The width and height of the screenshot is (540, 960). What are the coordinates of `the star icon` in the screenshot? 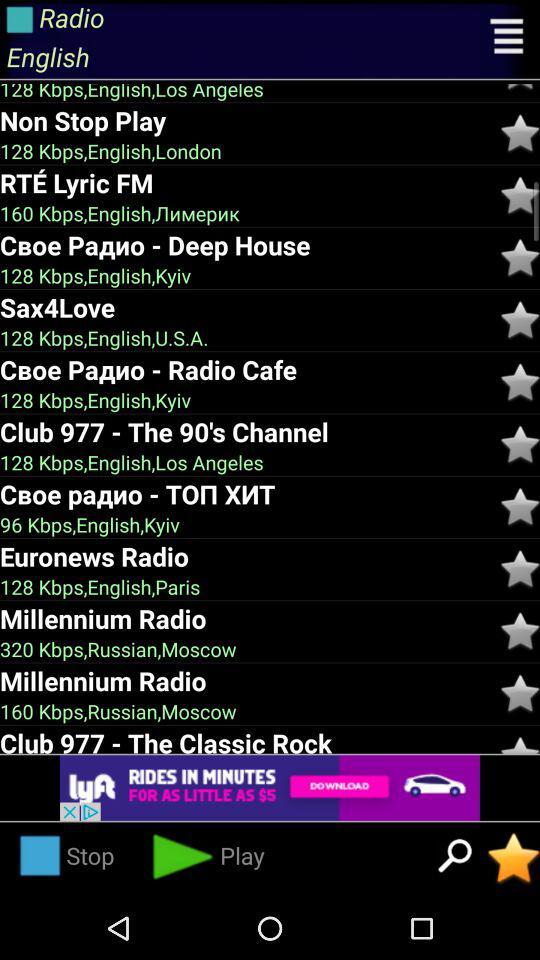 It's located at (513, 919).